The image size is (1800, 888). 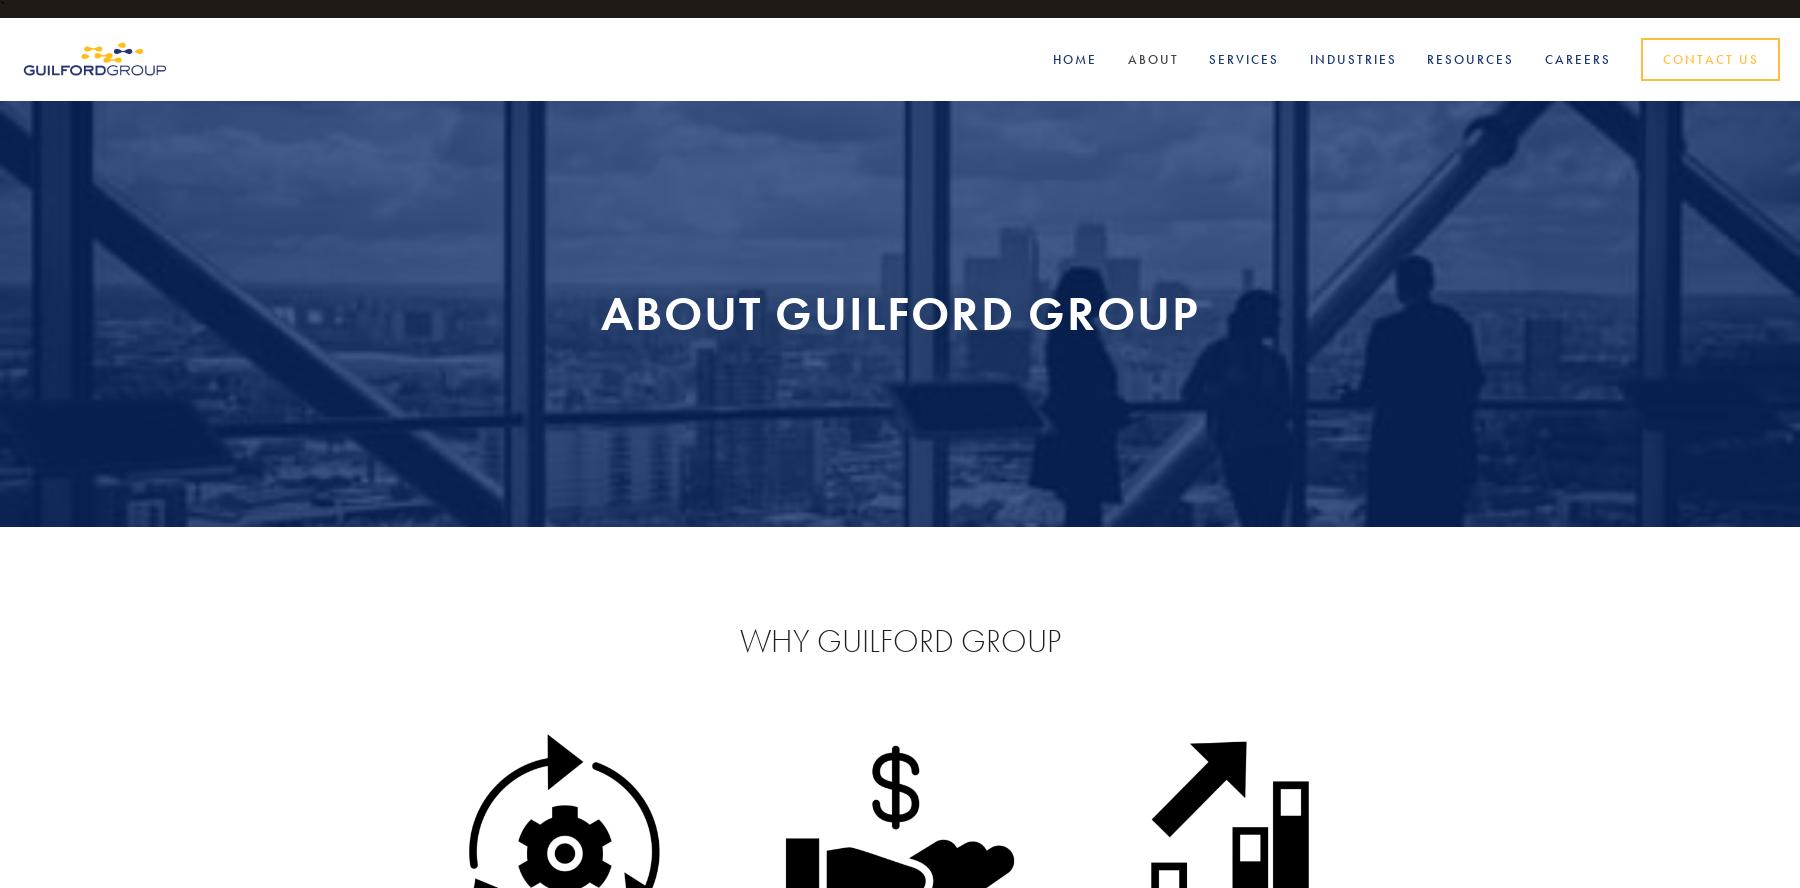 What do you see at coordinates (0, 8) in the screenshot?
I see `'`'` at bounding box center [0, 8].